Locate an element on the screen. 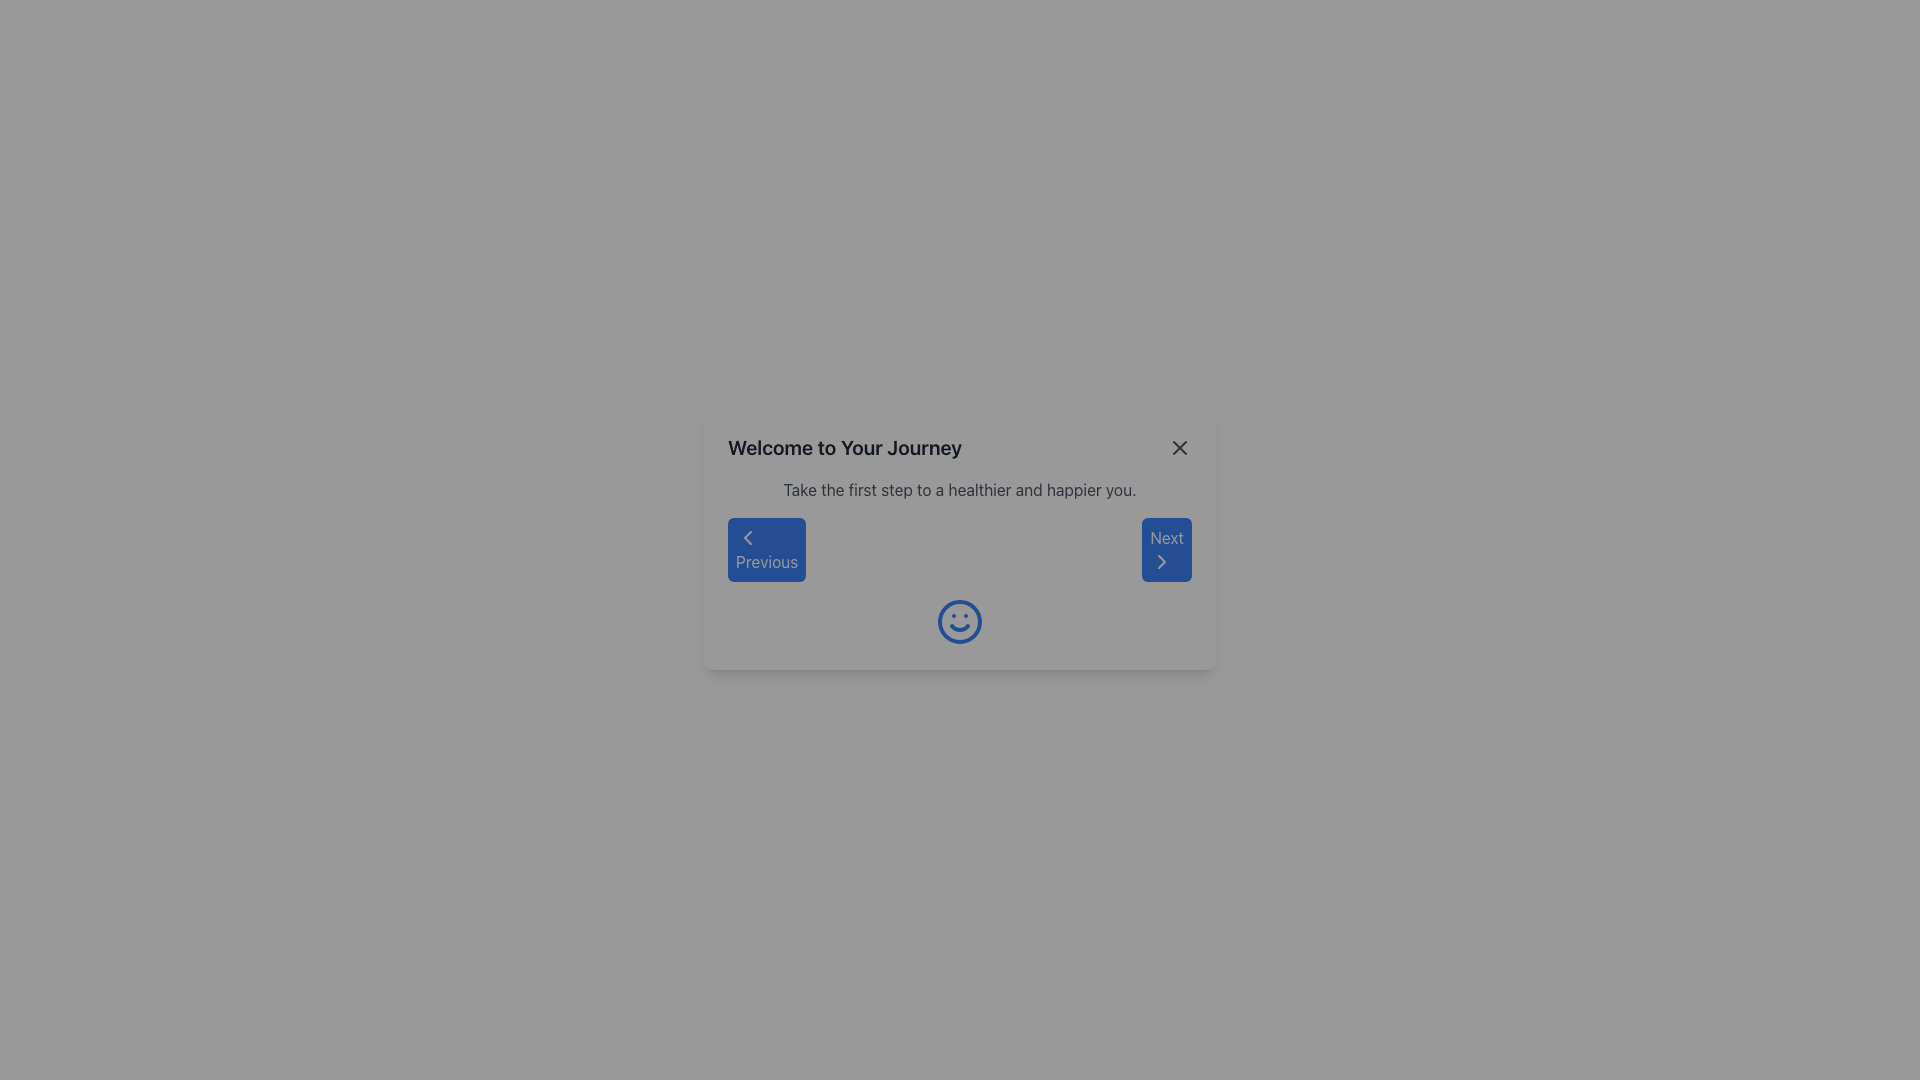 Image resolution: width=1920 pixels, height=1080 pixels. the 'Next' button located at the bottom-right corner of the modal window to observe its hover effect is located at coordinates (1167, 550).